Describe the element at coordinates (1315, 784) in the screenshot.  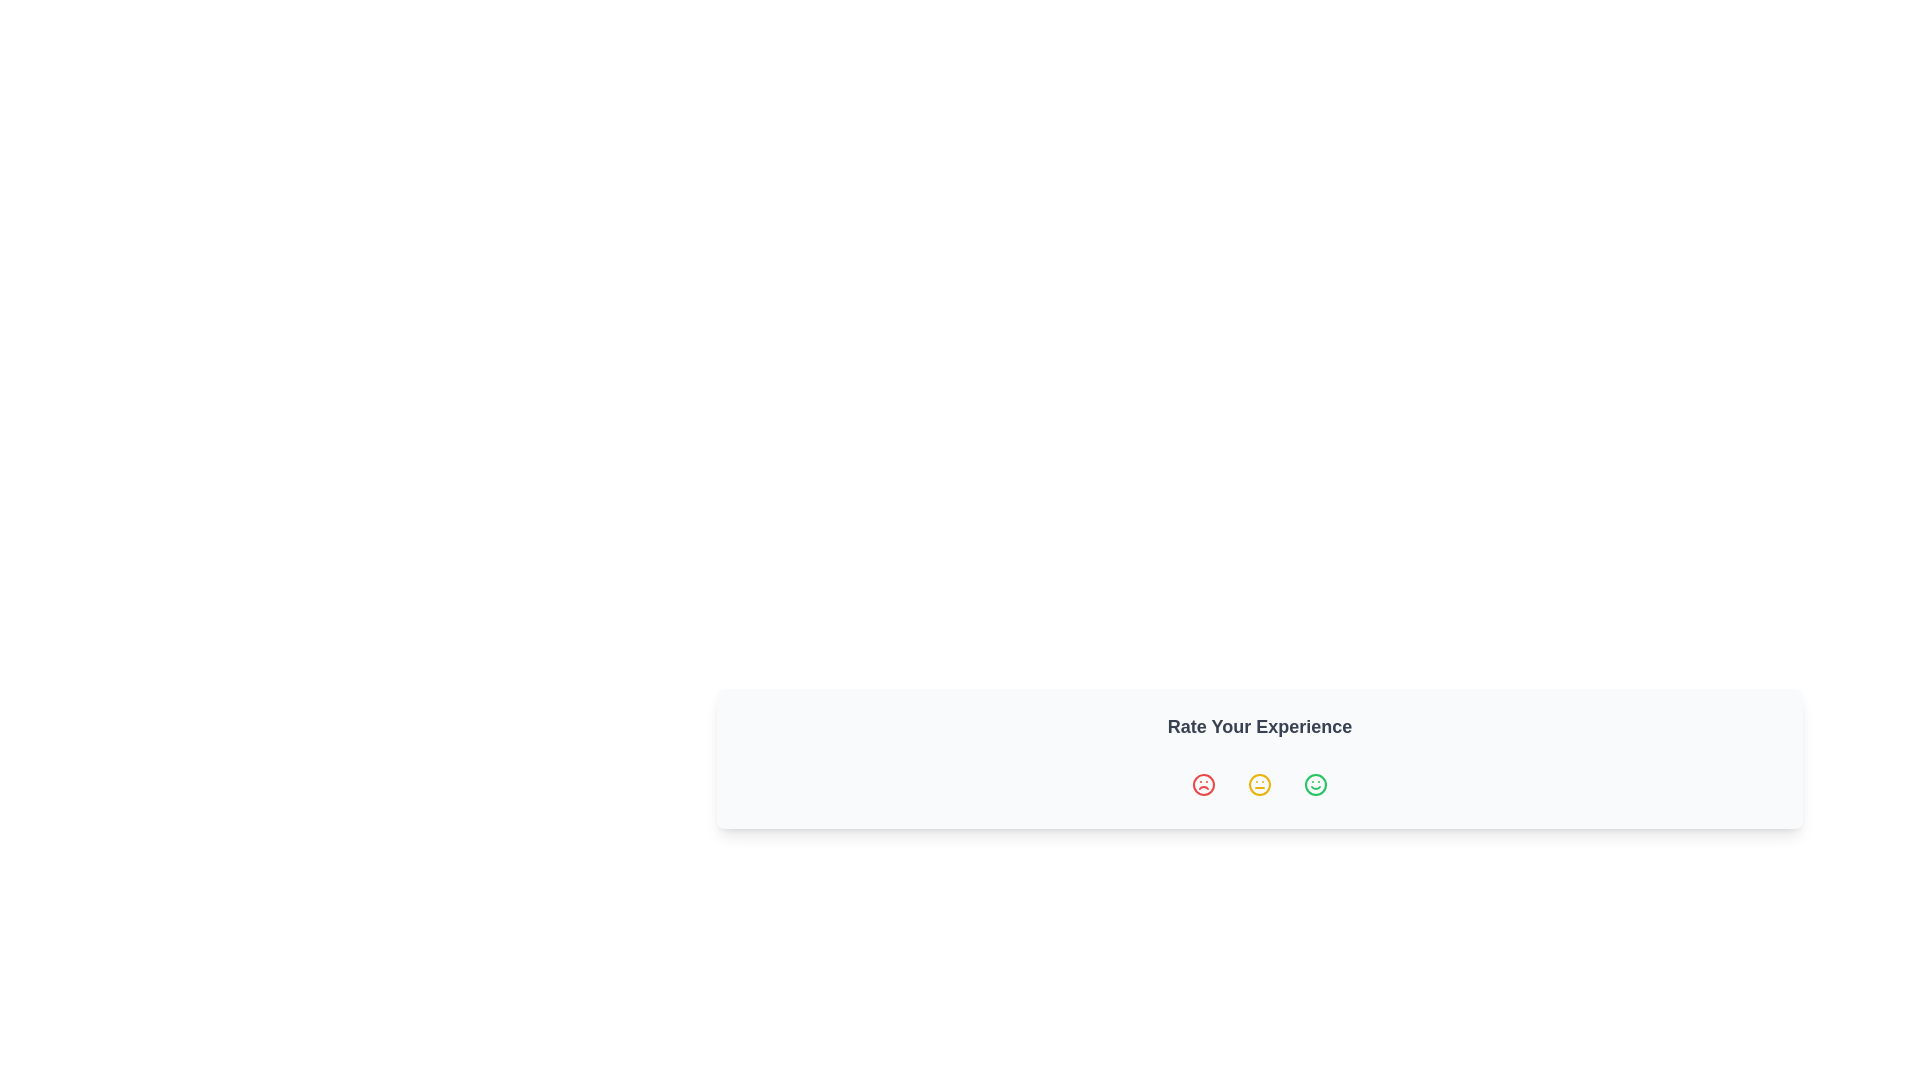
I see `the green circular icon representing a smiling face on the far right of the row of icons` at that location.